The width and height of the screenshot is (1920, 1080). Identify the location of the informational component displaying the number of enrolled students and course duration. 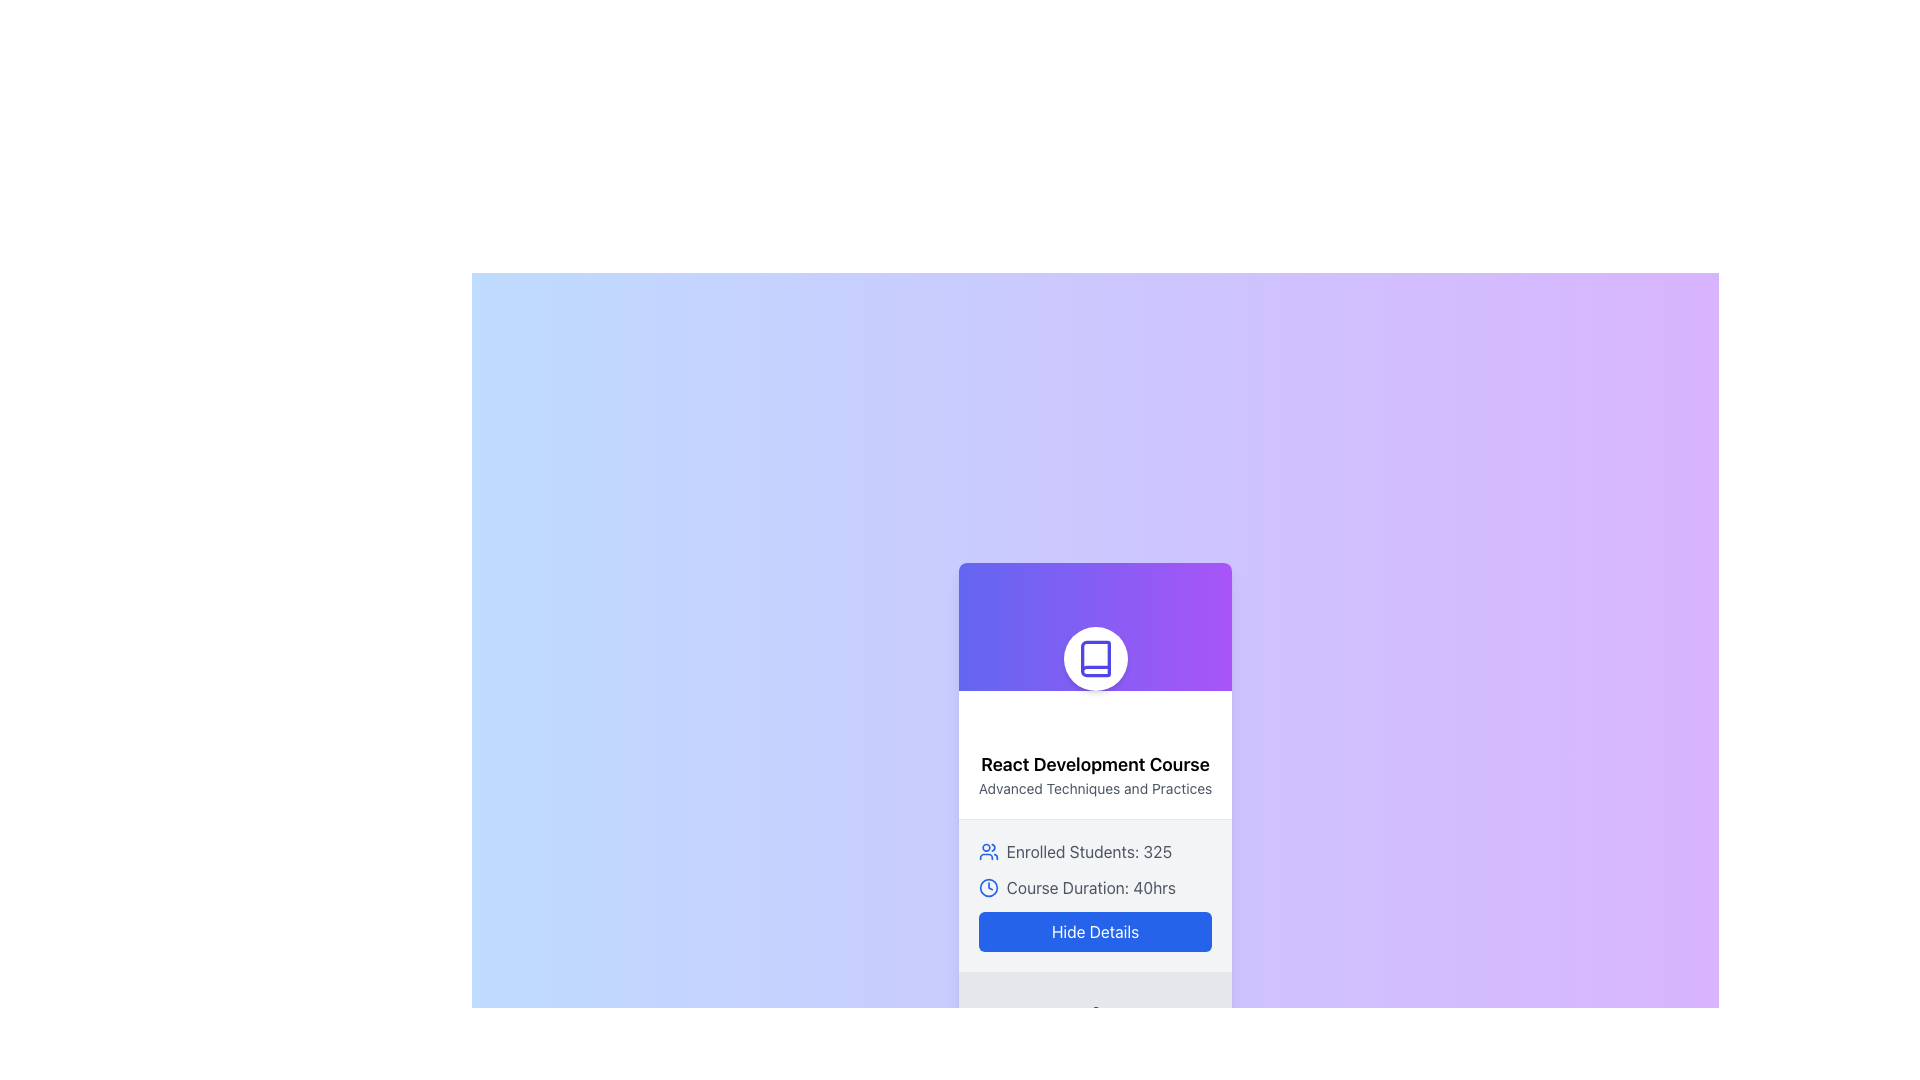
(1094, 894).